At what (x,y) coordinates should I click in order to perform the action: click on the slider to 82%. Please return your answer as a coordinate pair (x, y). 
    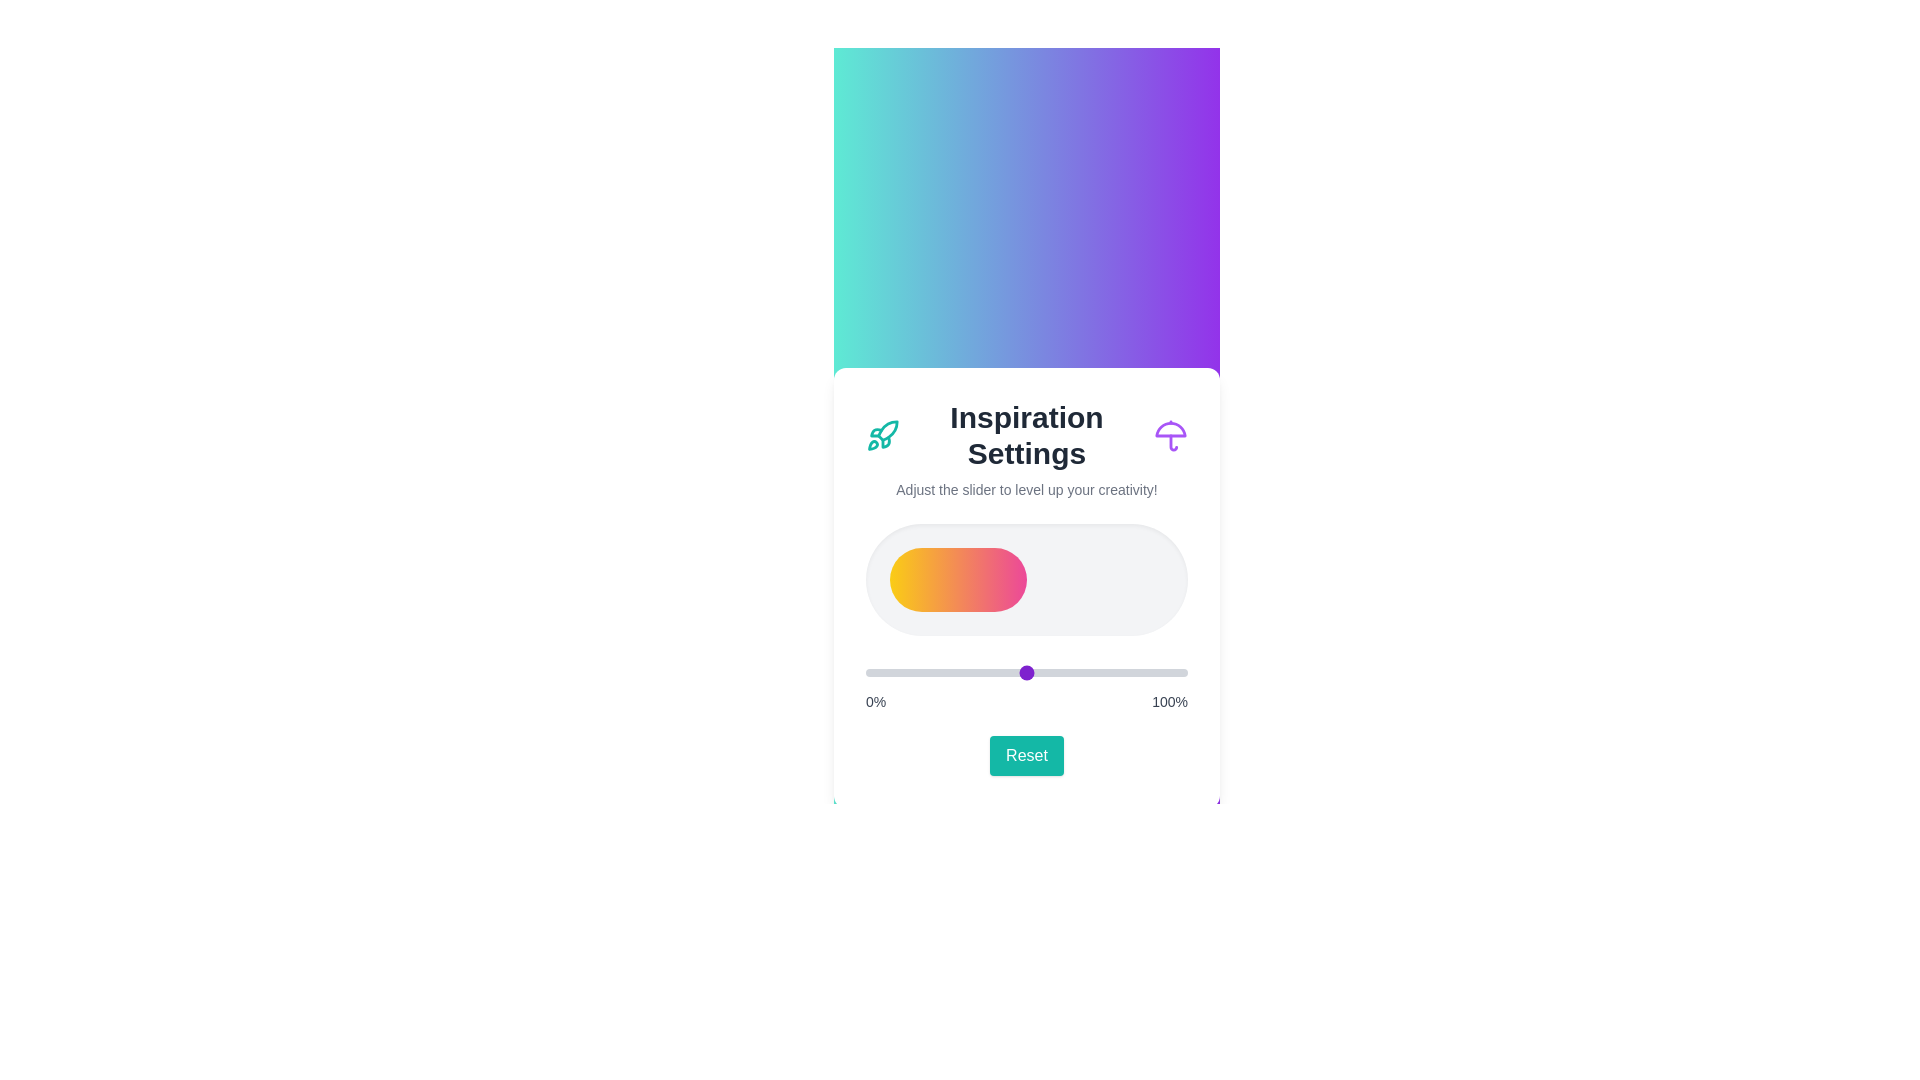
    Looking at the image, I should click on (1130, 672).